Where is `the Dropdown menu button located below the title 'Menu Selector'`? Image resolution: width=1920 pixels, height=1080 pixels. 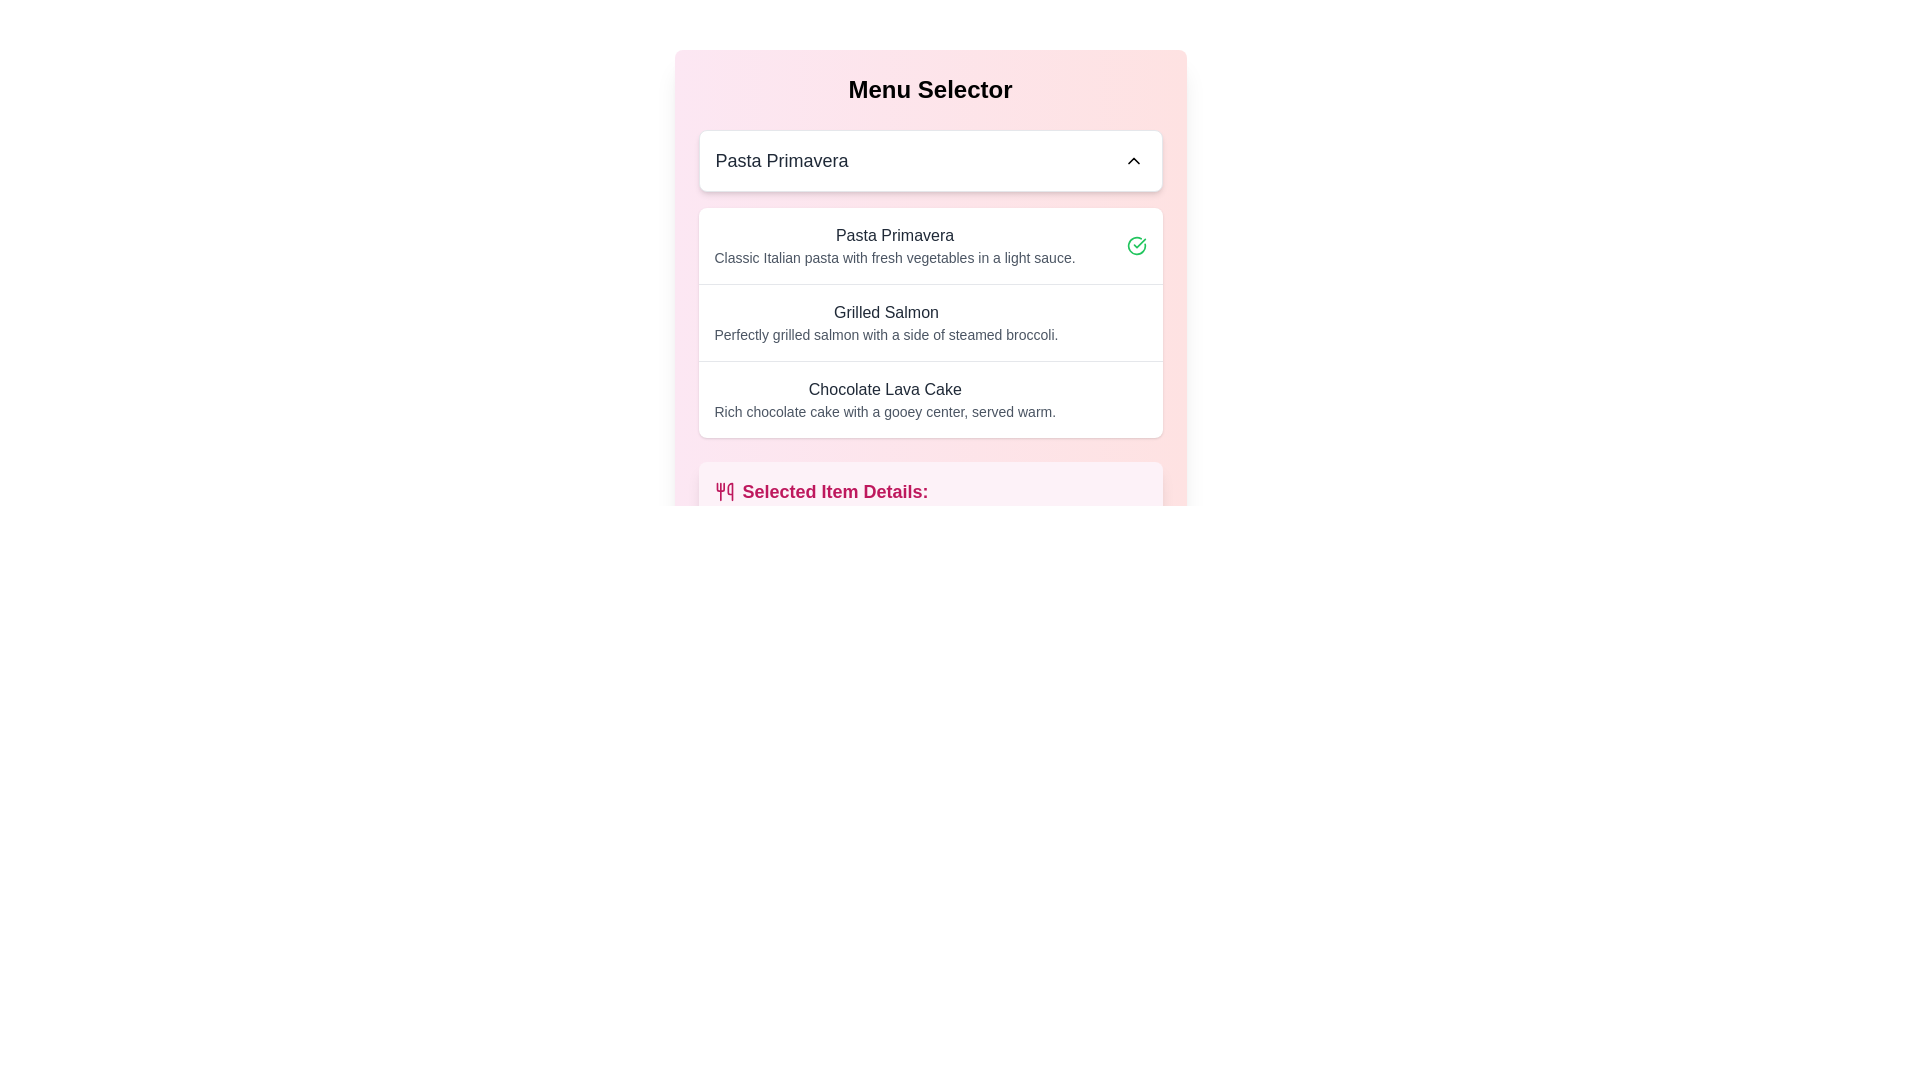
the Dropdown menu button located below the title 'Menu Selector' is located at coordinates (929, 160).